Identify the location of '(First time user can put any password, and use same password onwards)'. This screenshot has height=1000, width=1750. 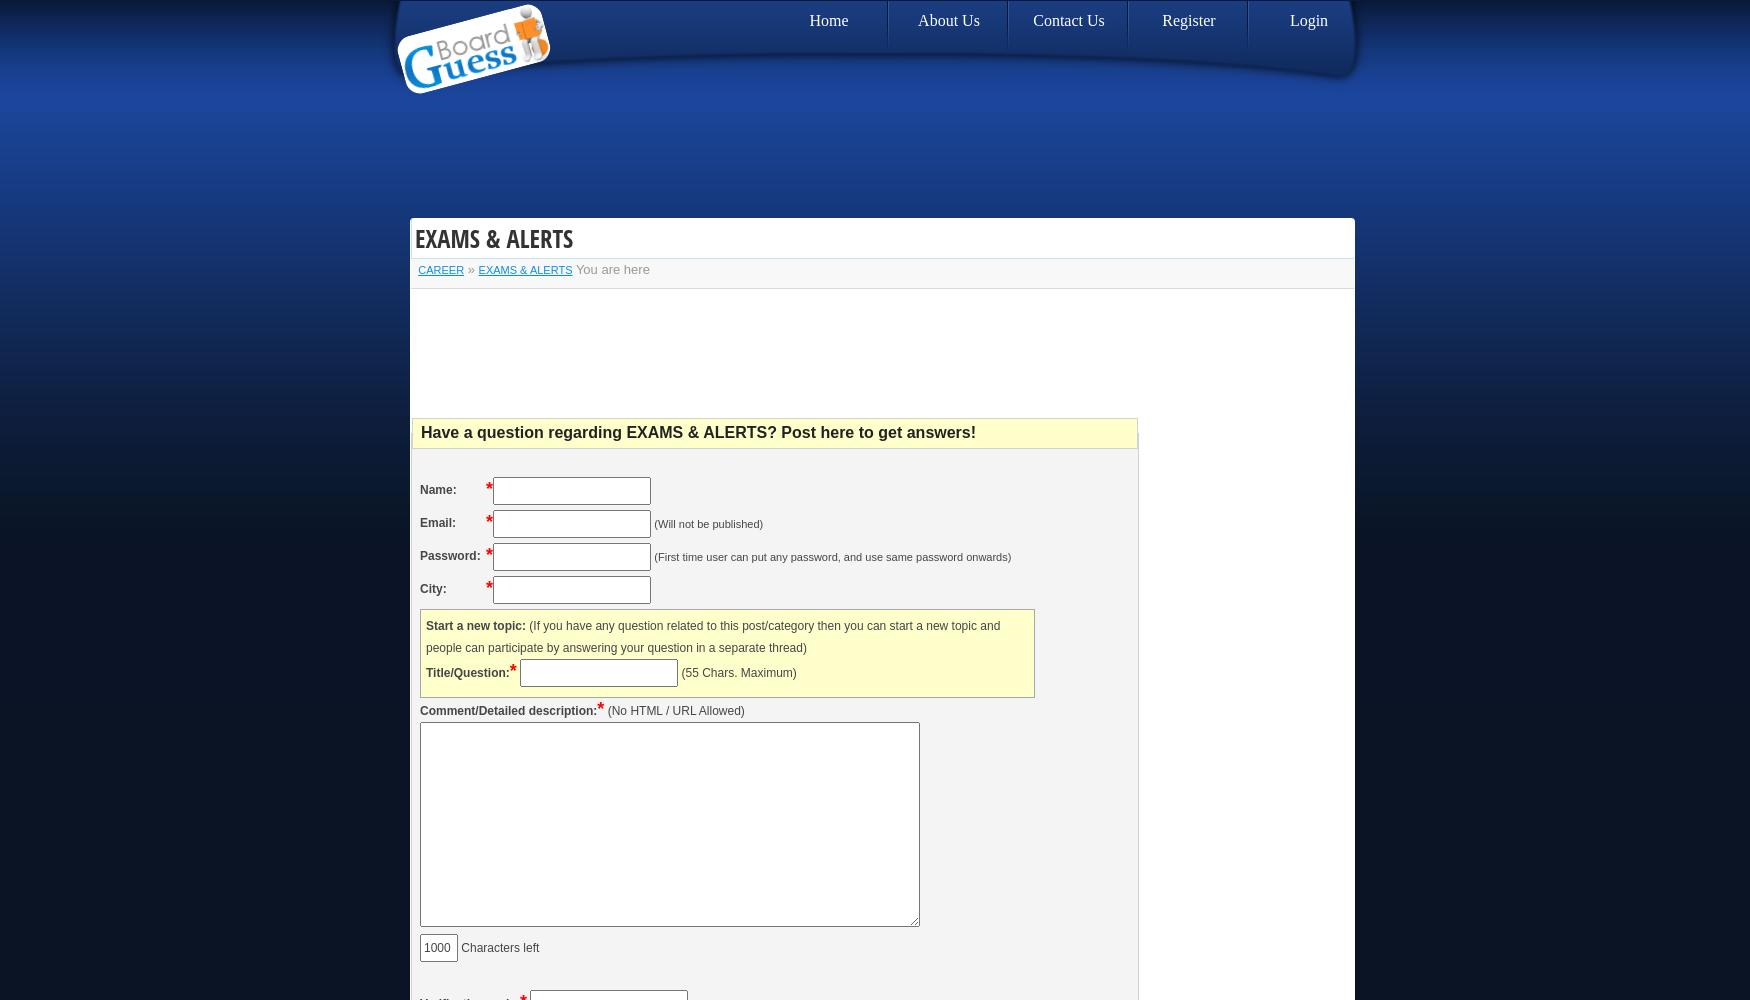
(832, 556).